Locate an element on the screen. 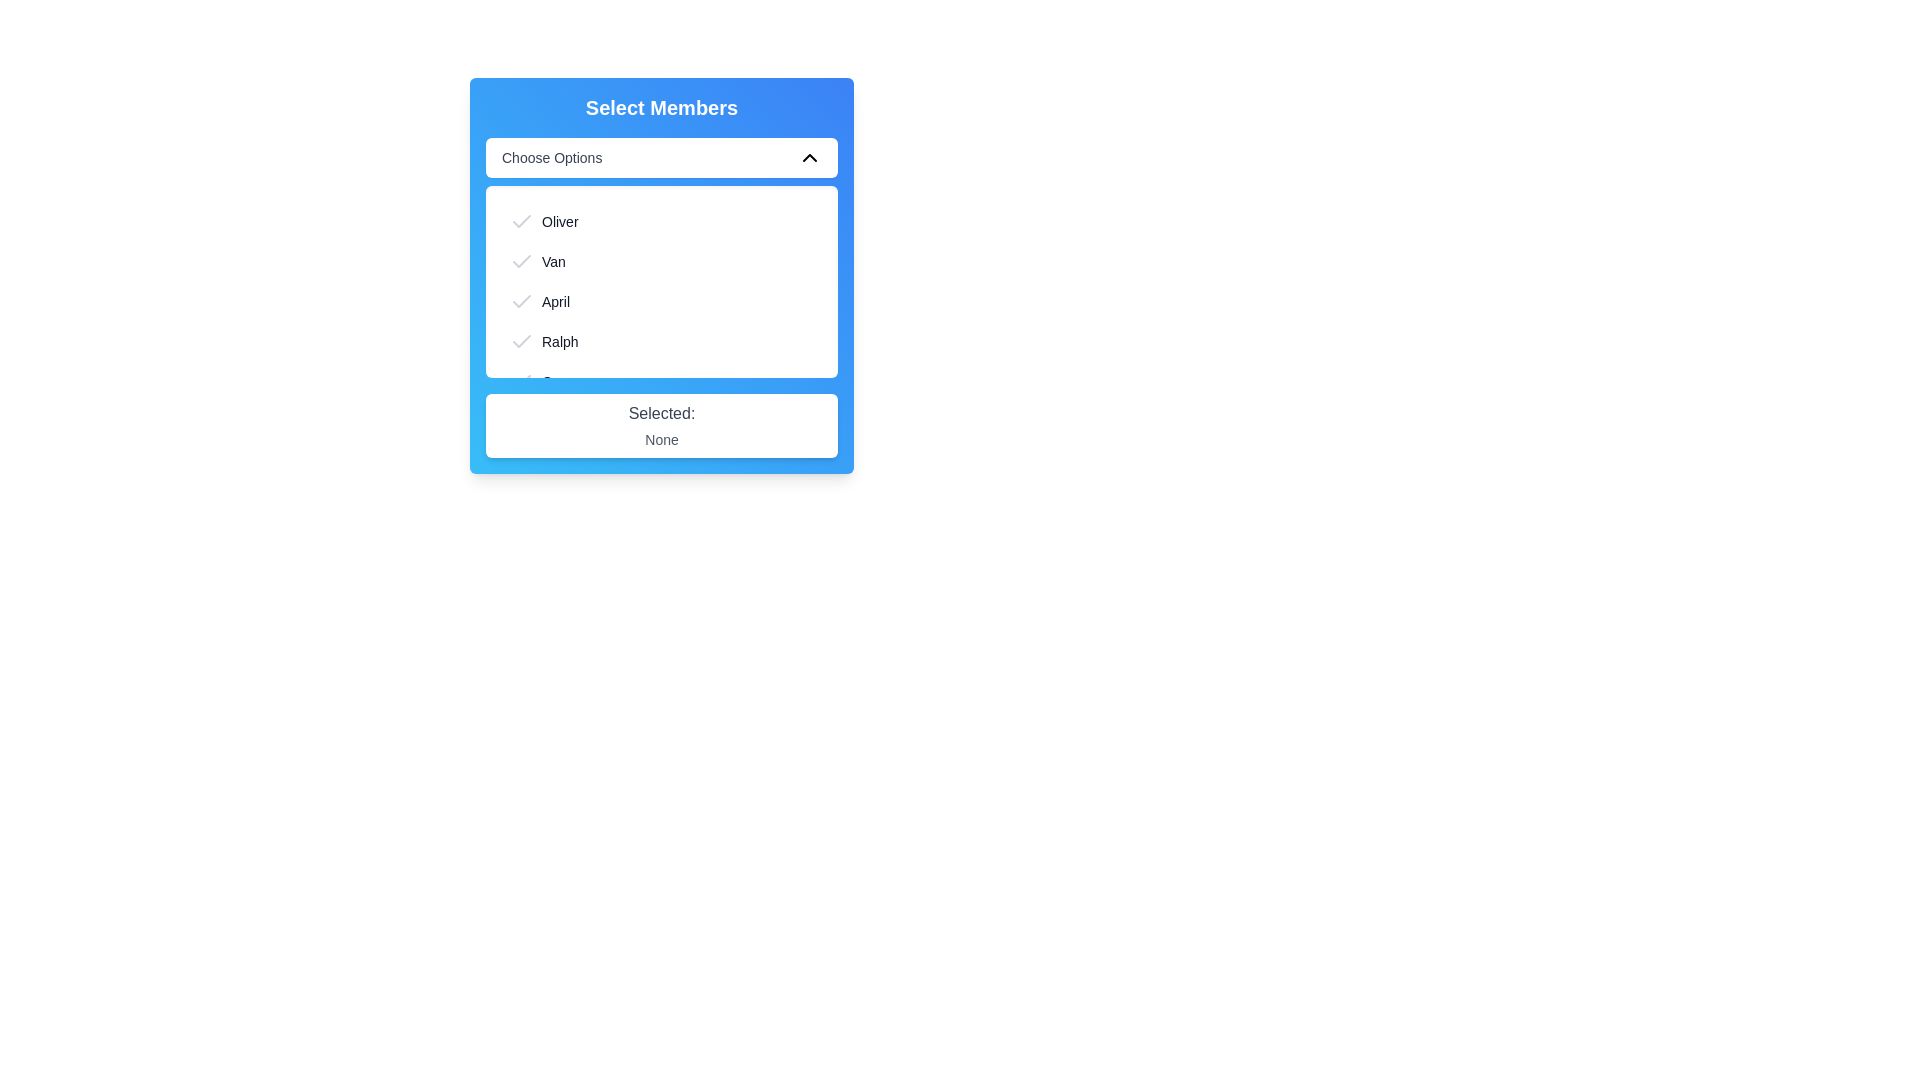  the icon located to the left of the text field of the entry labeled 'Van' is located at coordinates (522, 261).